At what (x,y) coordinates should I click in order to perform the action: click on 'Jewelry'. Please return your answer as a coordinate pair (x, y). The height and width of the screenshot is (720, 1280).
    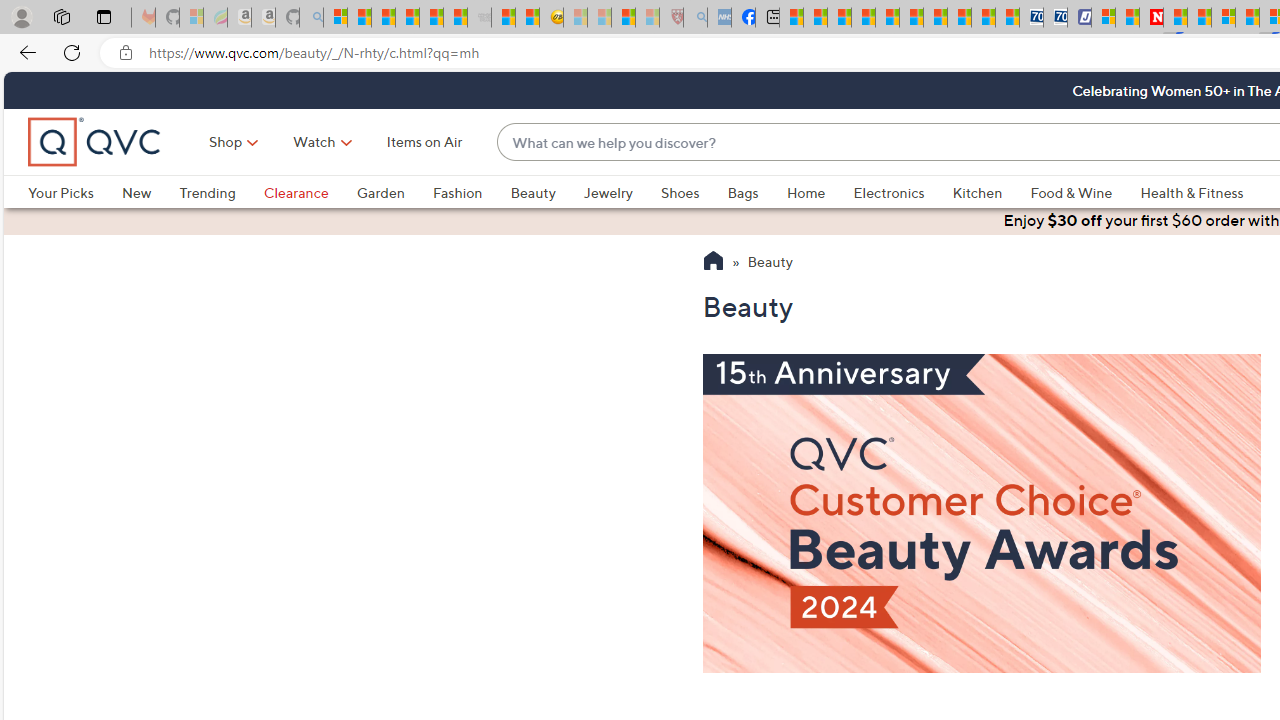
    Looking at the image, I should click on (607, 192).